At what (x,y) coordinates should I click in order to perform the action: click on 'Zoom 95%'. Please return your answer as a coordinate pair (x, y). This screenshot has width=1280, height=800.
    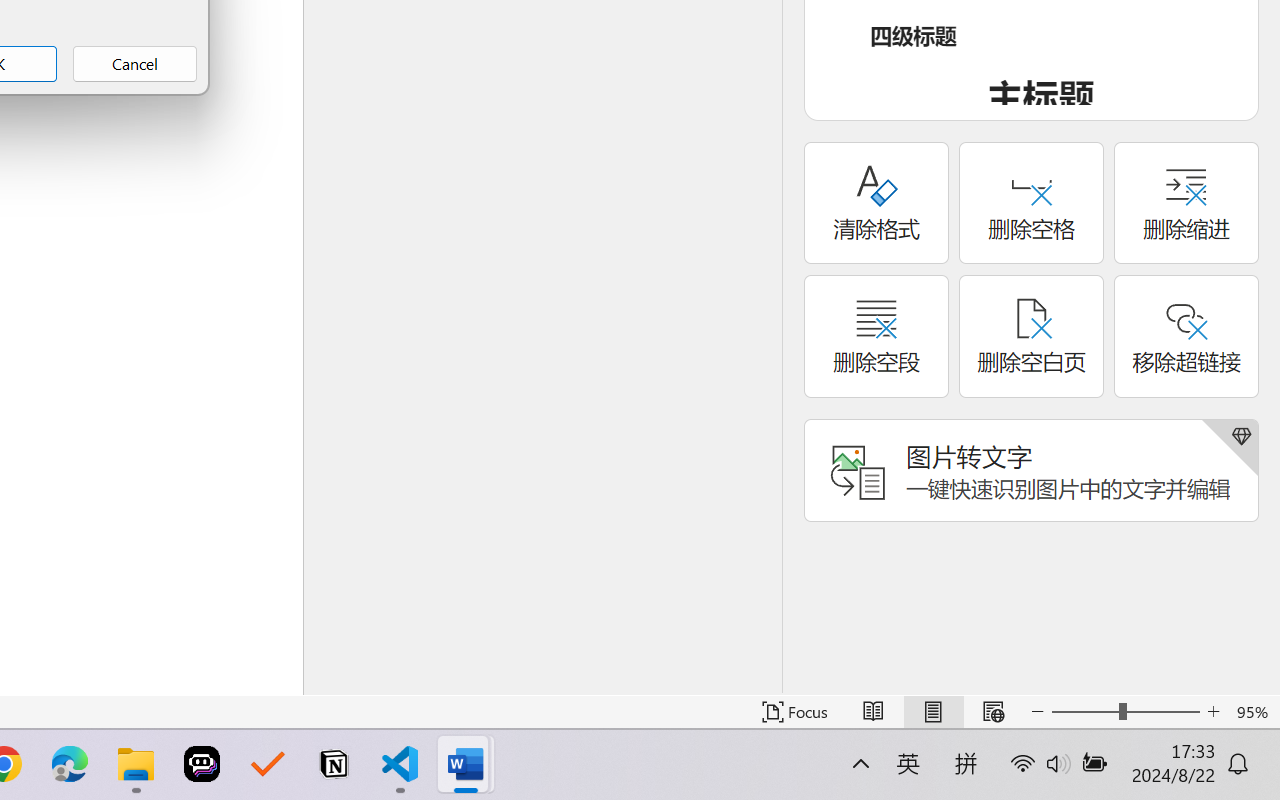
    Looking at the image, I should click on (1252, 711).